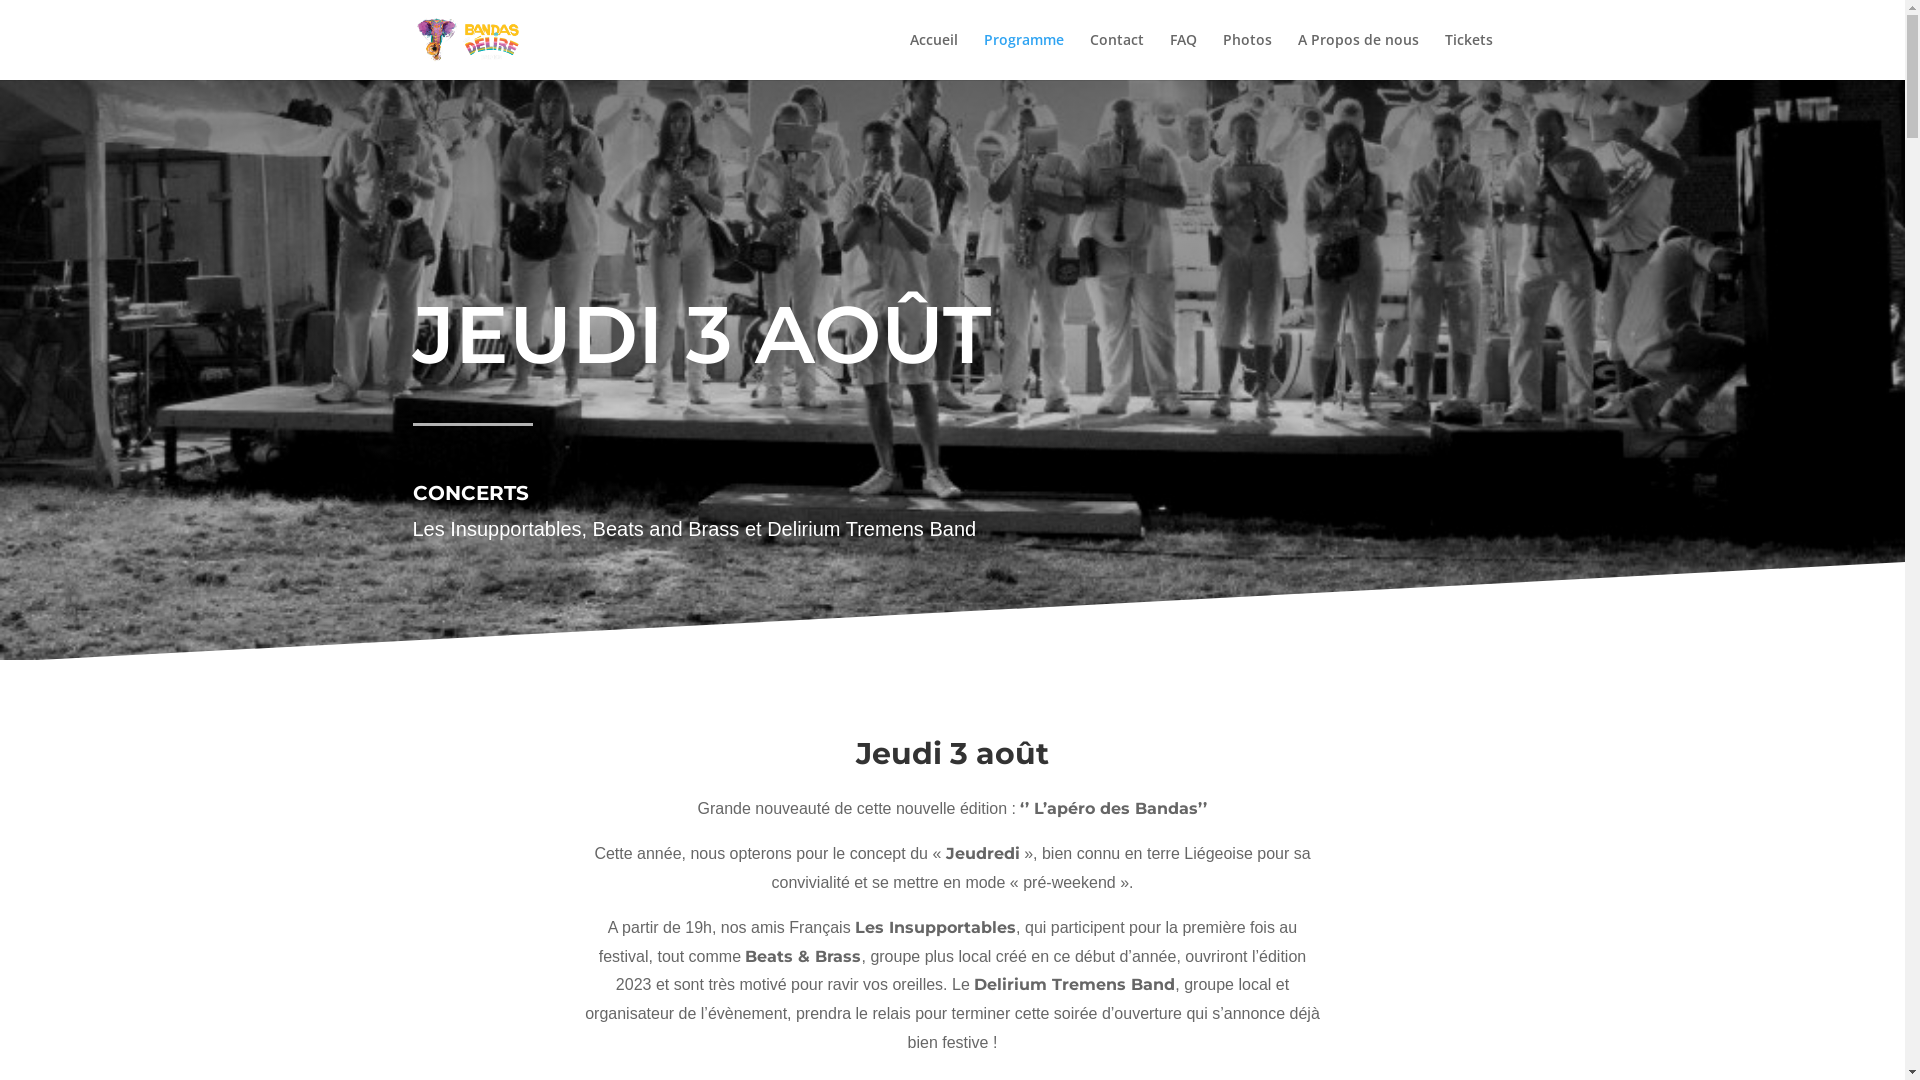  Describe the element at coordinates (1023, 55) in the screenshot. I see `'Programme'` at that location.